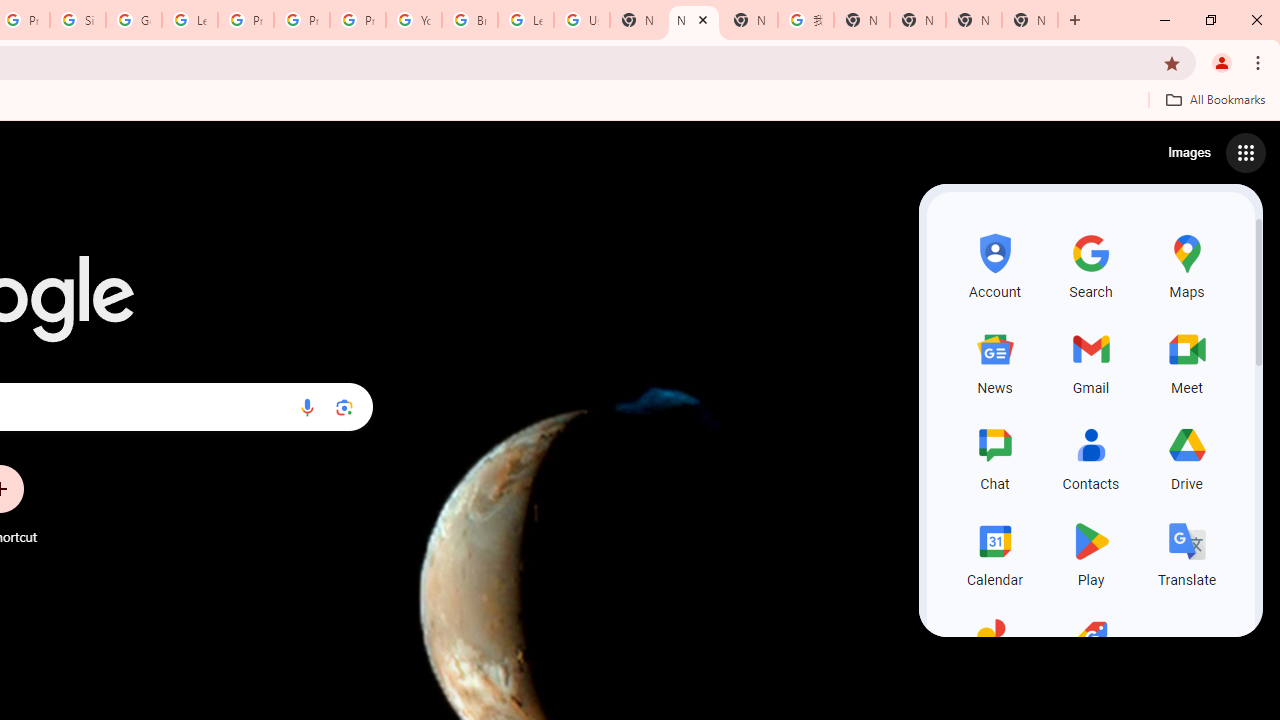 This screenshot has width=1280, height=720. Describe the element at coordinates (1187, 456) in the screenshot. I see `'Drive, row 3 of 5 and column 3 of 3 in the first section'` at that location.